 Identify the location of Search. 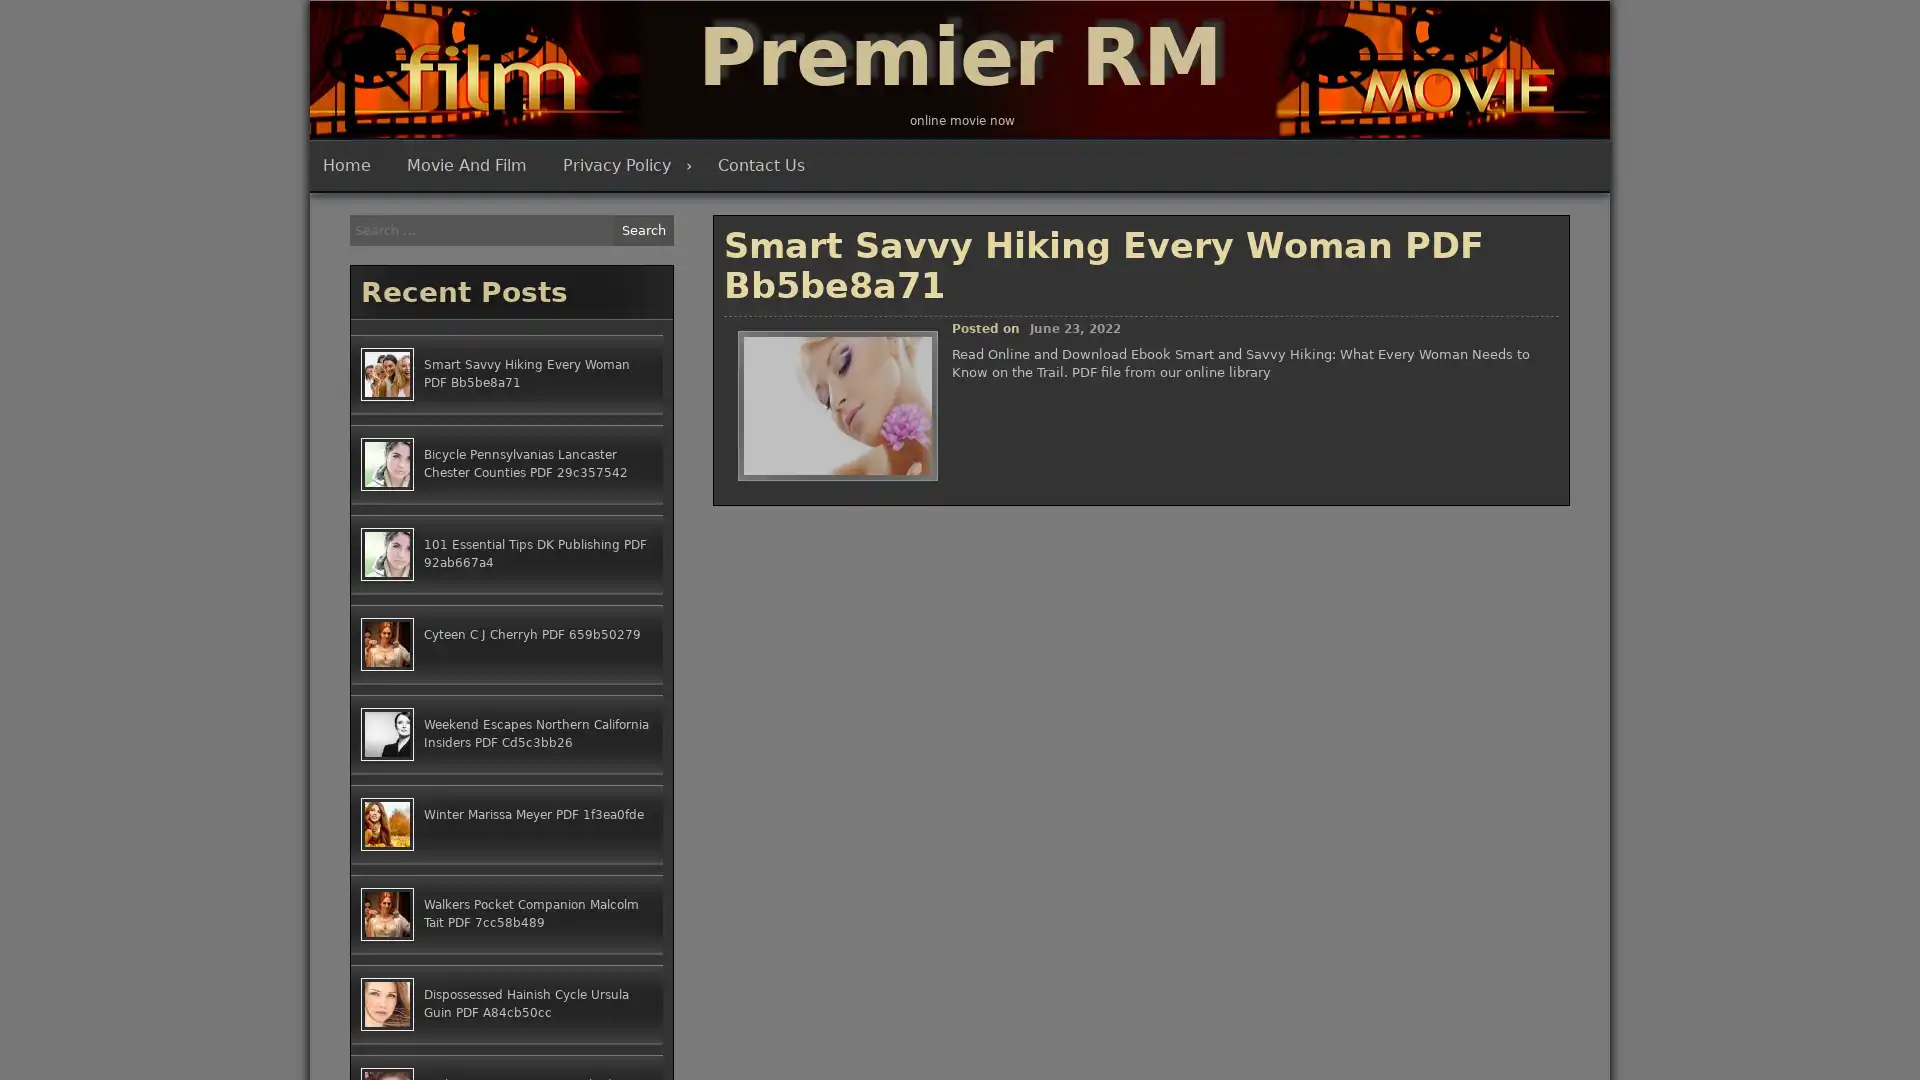
(643, 229).